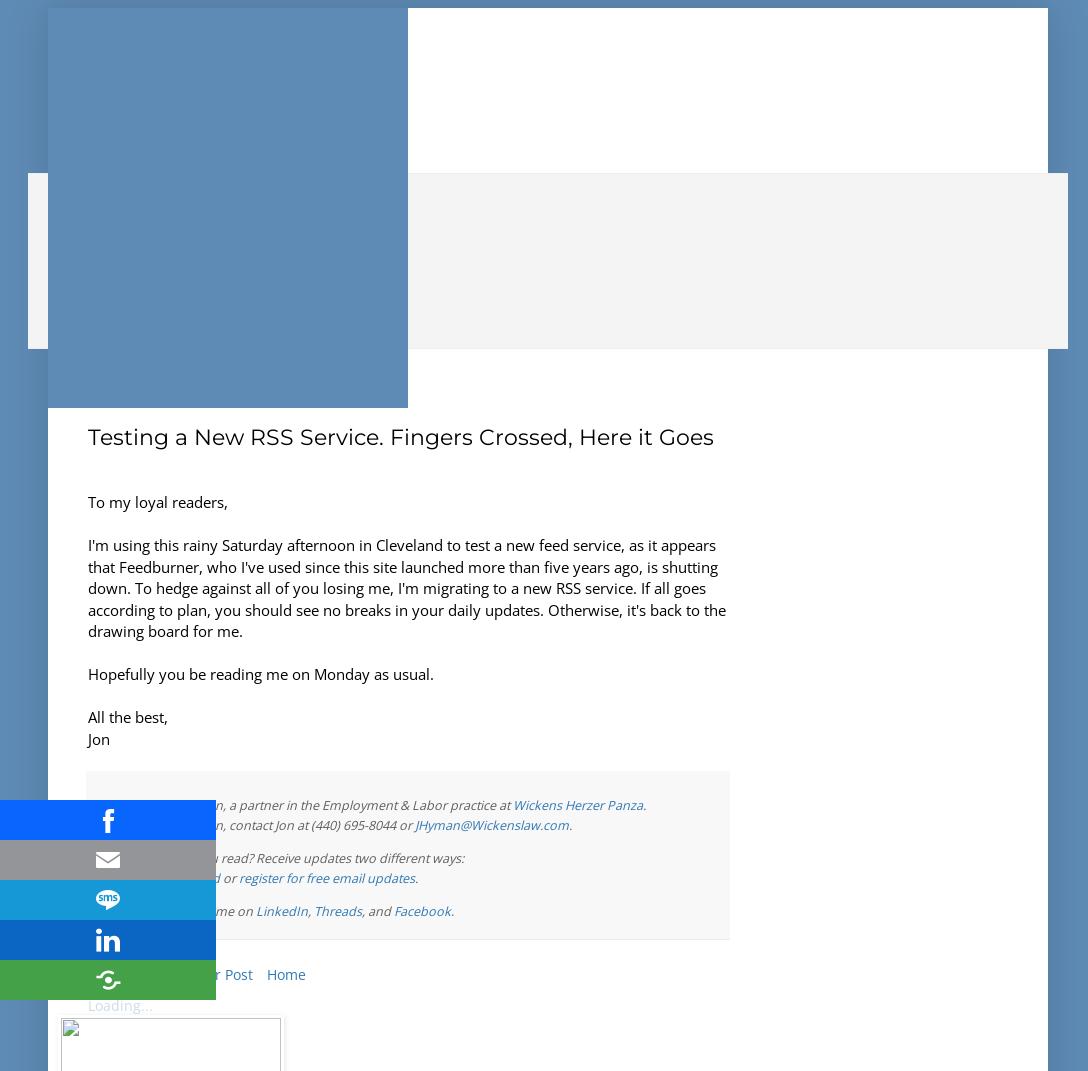  I want to click on 'Speaking Engagements', so click(166, 224).